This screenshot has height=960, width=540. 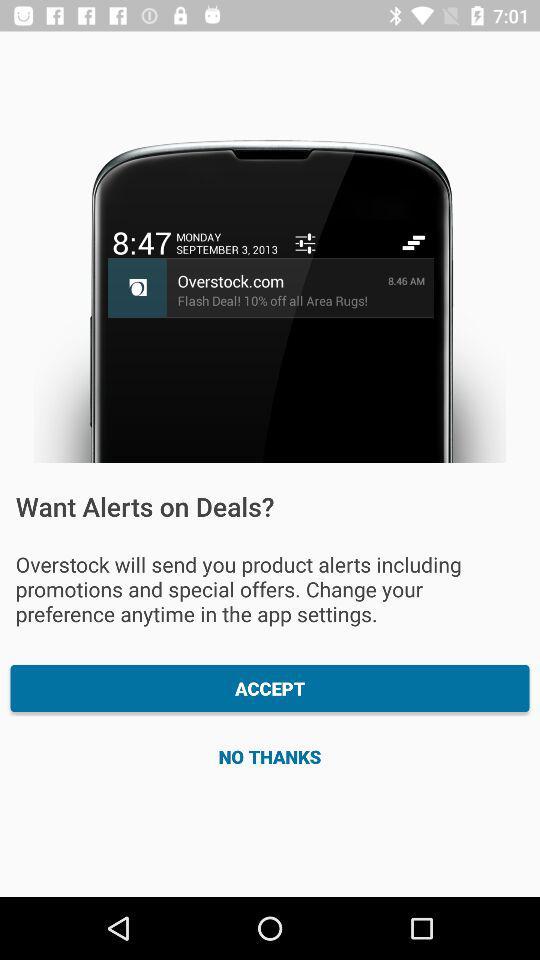 I want to click on the icon below the accept item, so click(x=270, y=755).